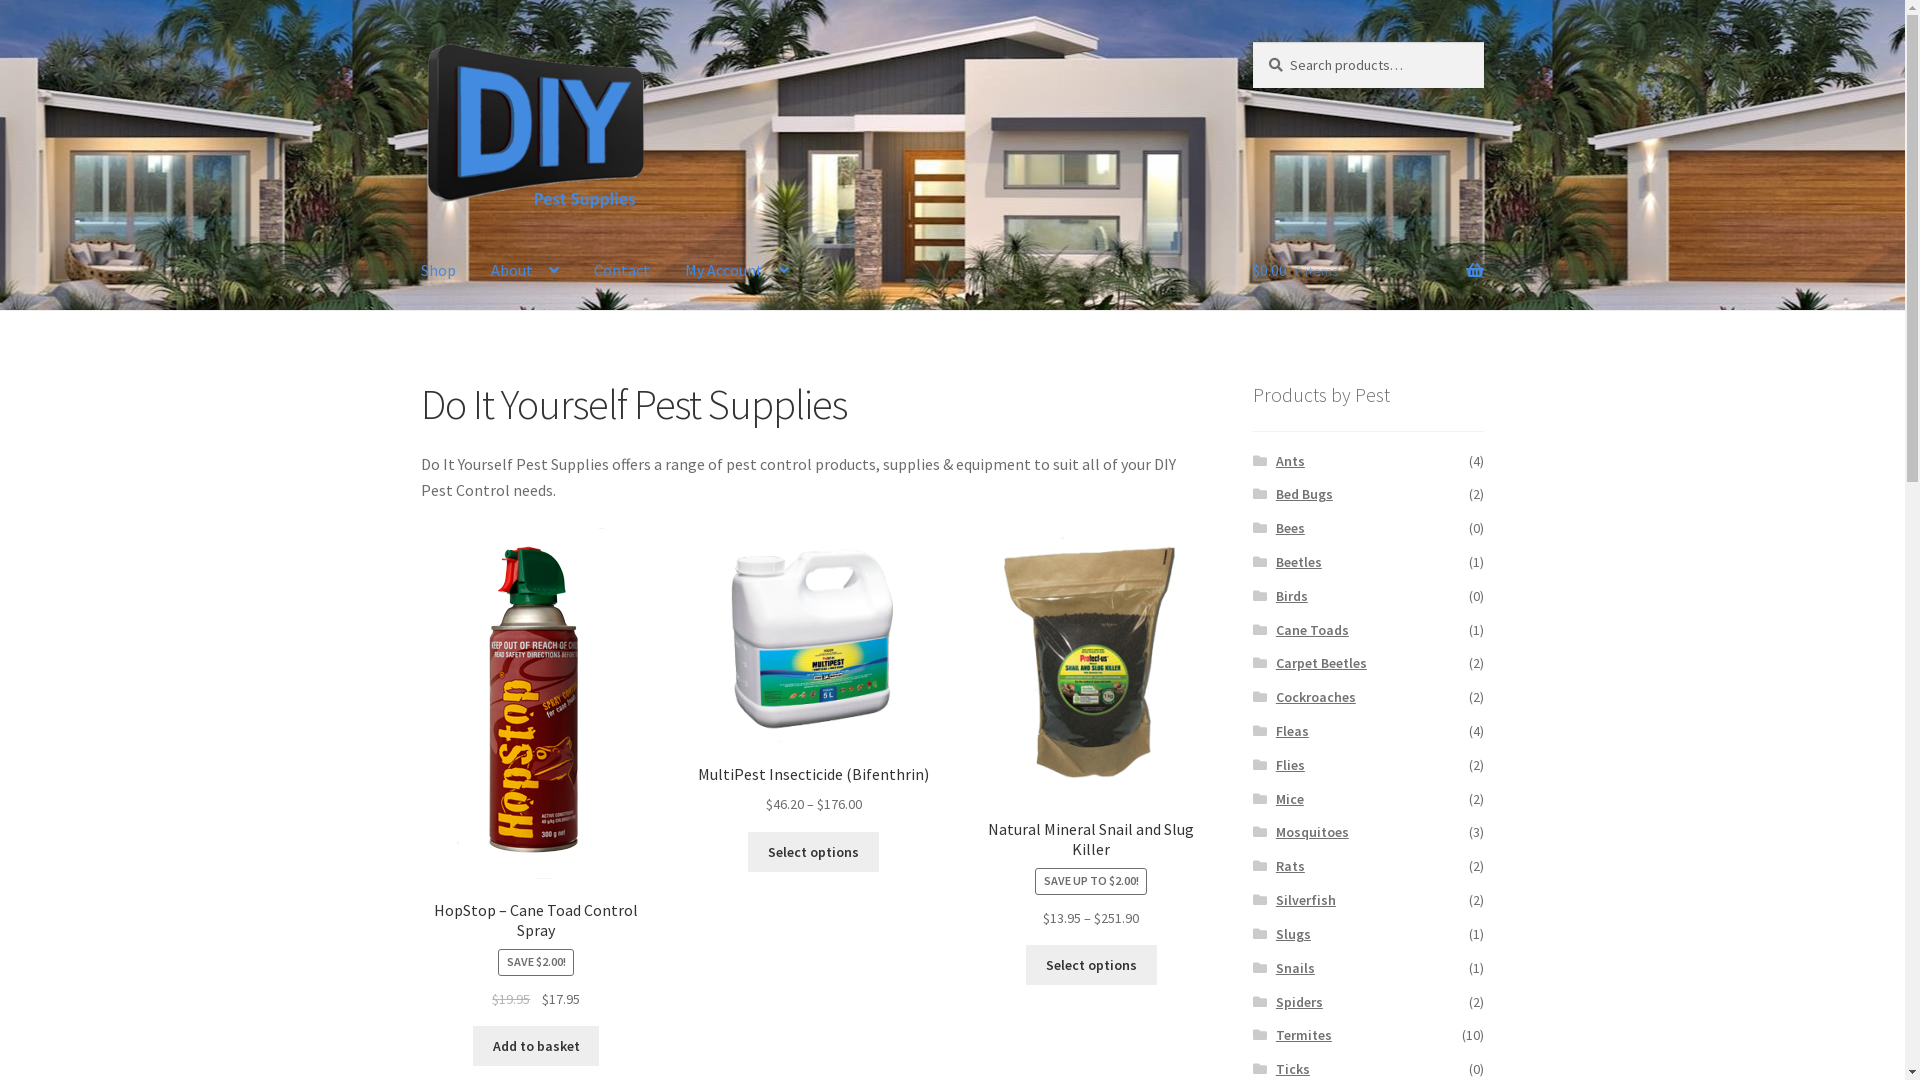 Image resolution: width=1920 pixels, height=1080 pixels. Describe the element at coordinates (813, 852) in the screenshot. I see `'Select options'` at that location.